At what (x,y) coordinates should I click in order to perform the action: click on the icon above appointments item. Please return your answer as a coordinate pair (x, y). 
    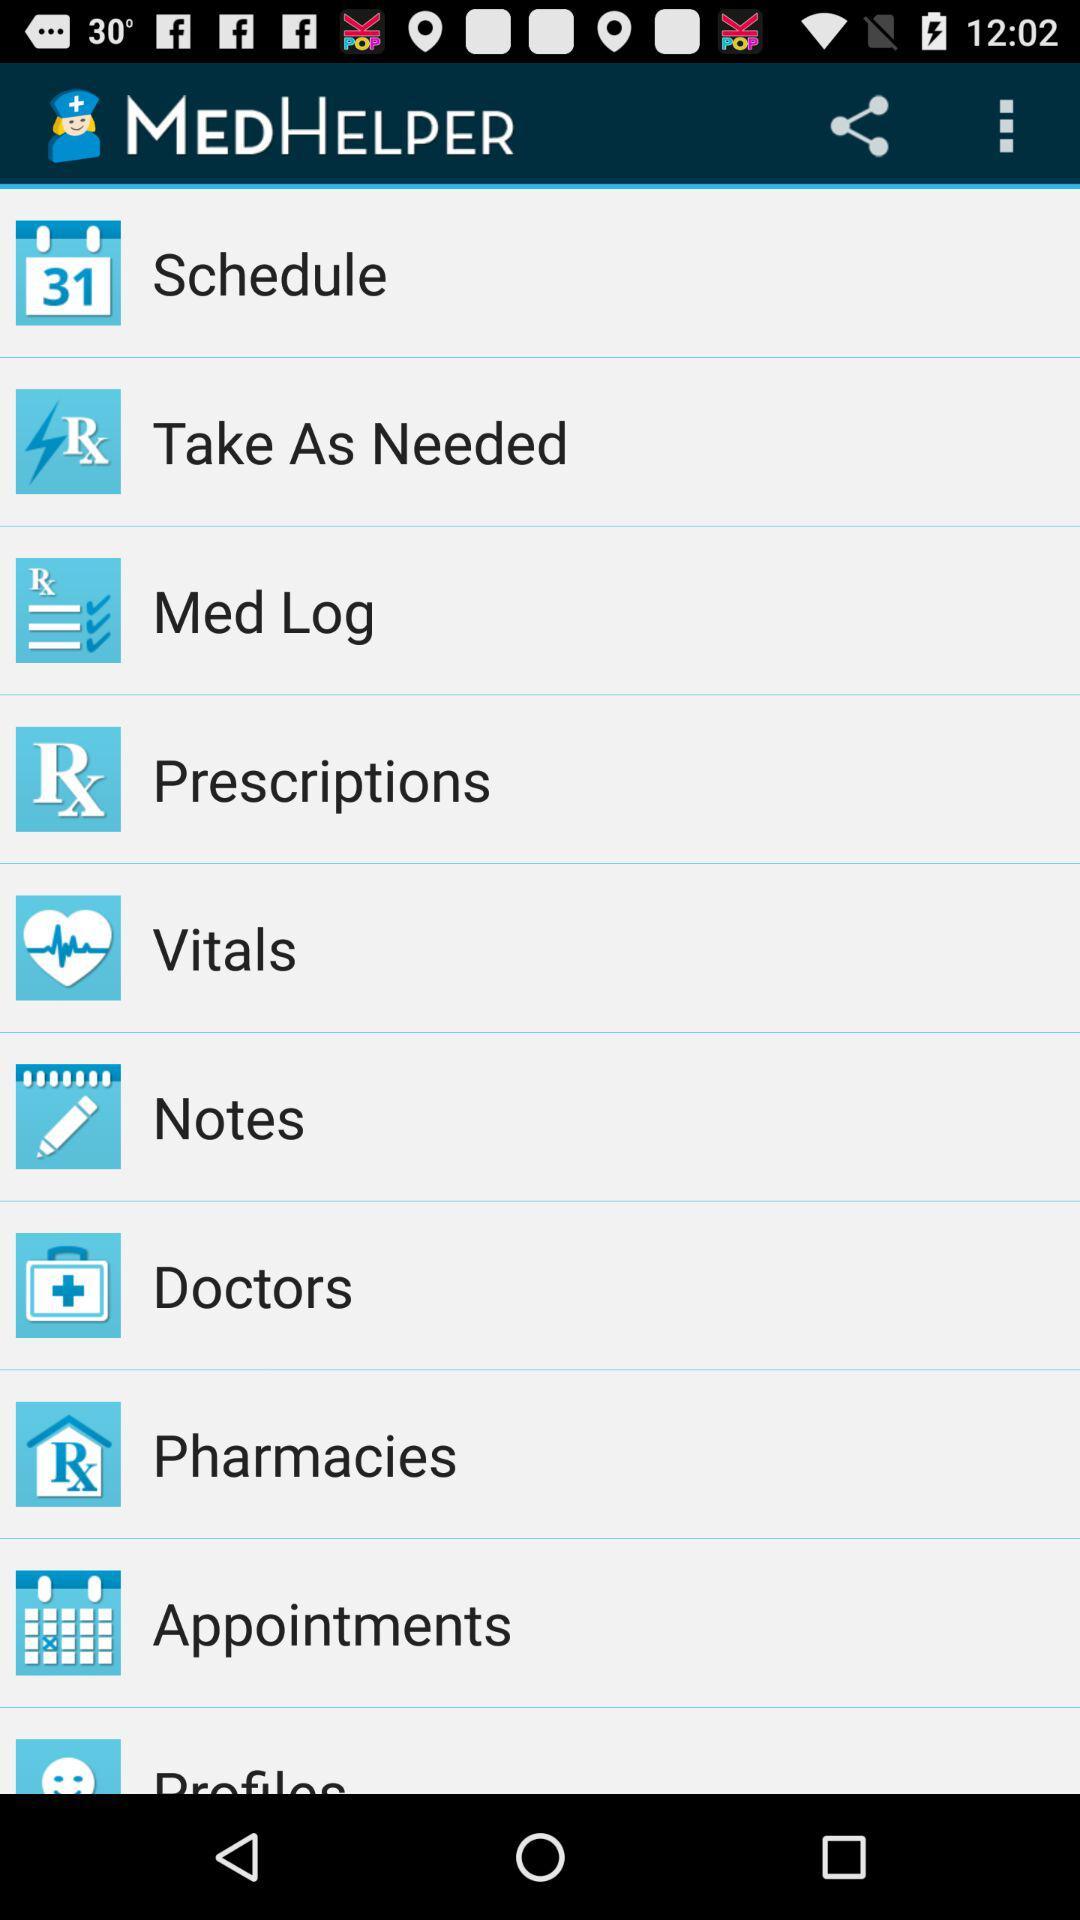
    Looking at the image, I should click on (607, 1454).